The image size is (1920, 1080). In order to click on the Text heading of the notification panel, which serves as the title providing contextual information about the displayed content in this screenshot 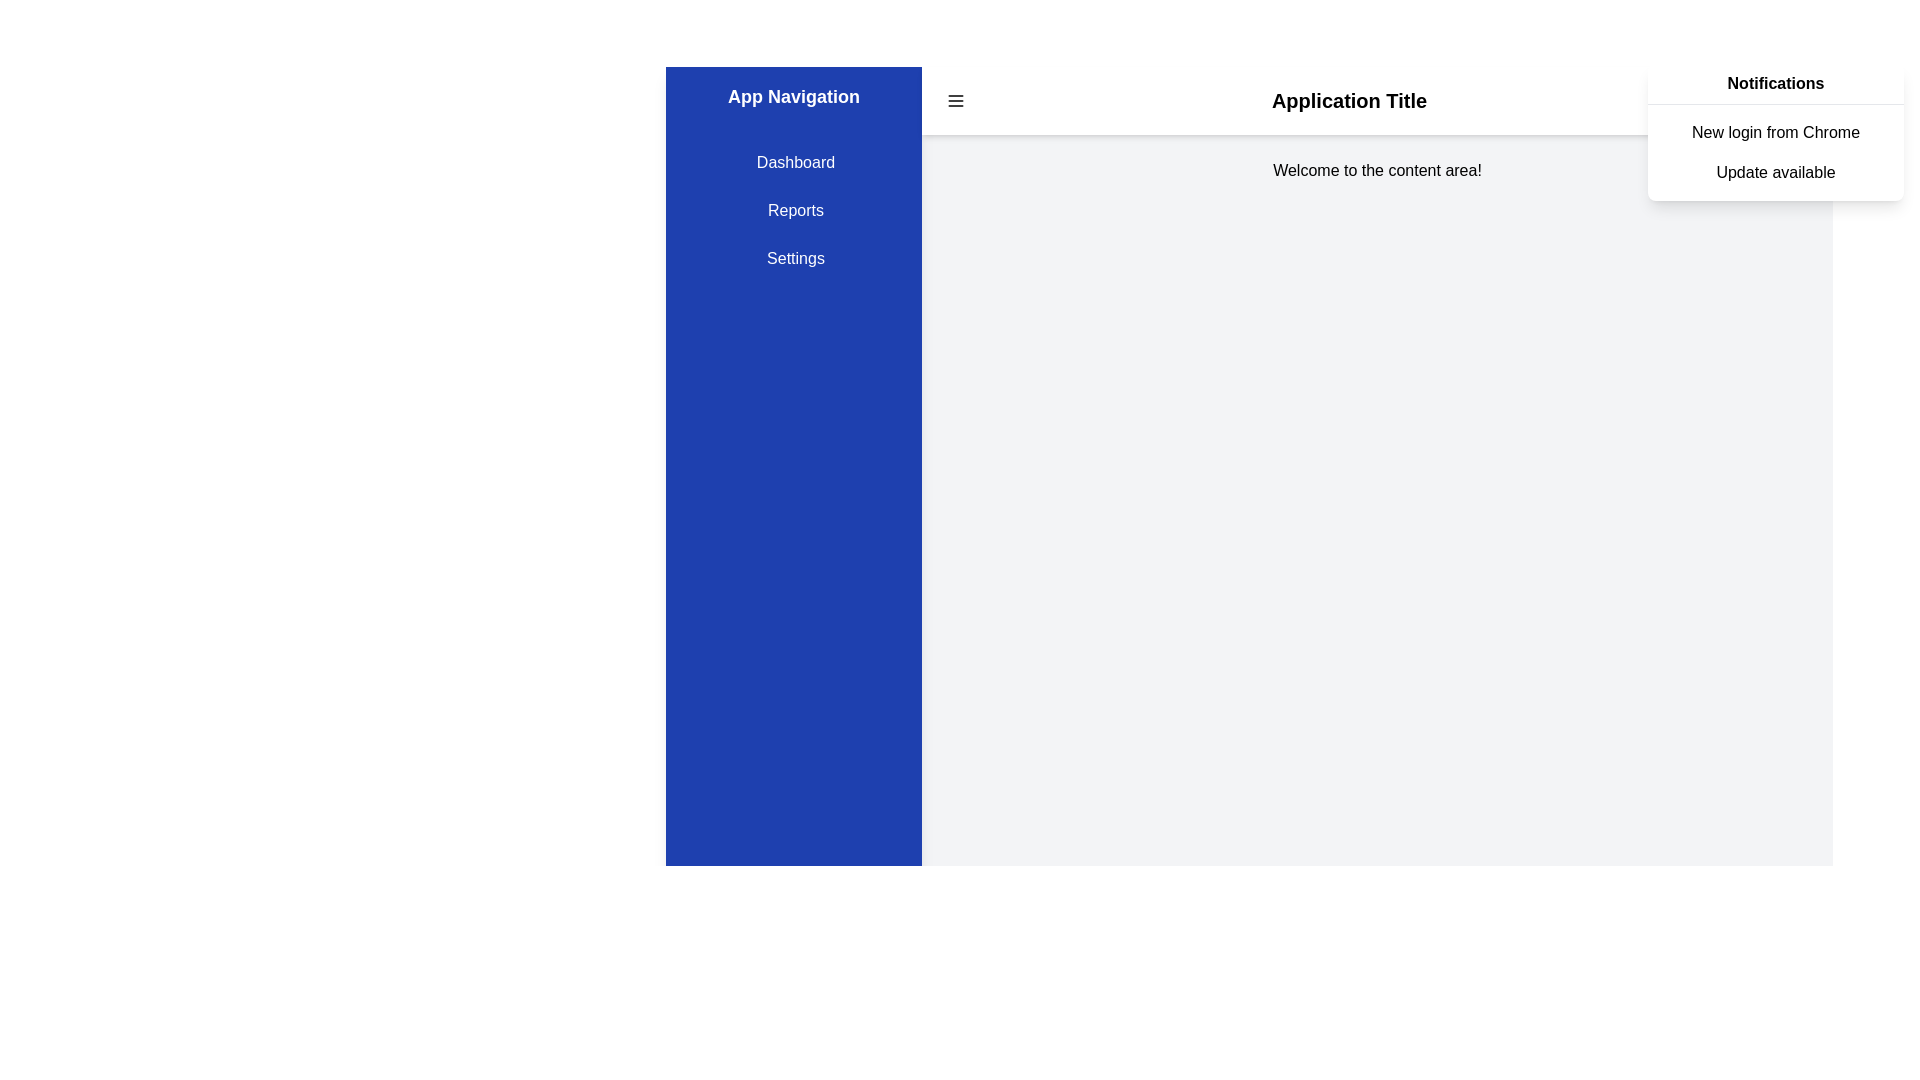, I will do `click(1776, 83)`.